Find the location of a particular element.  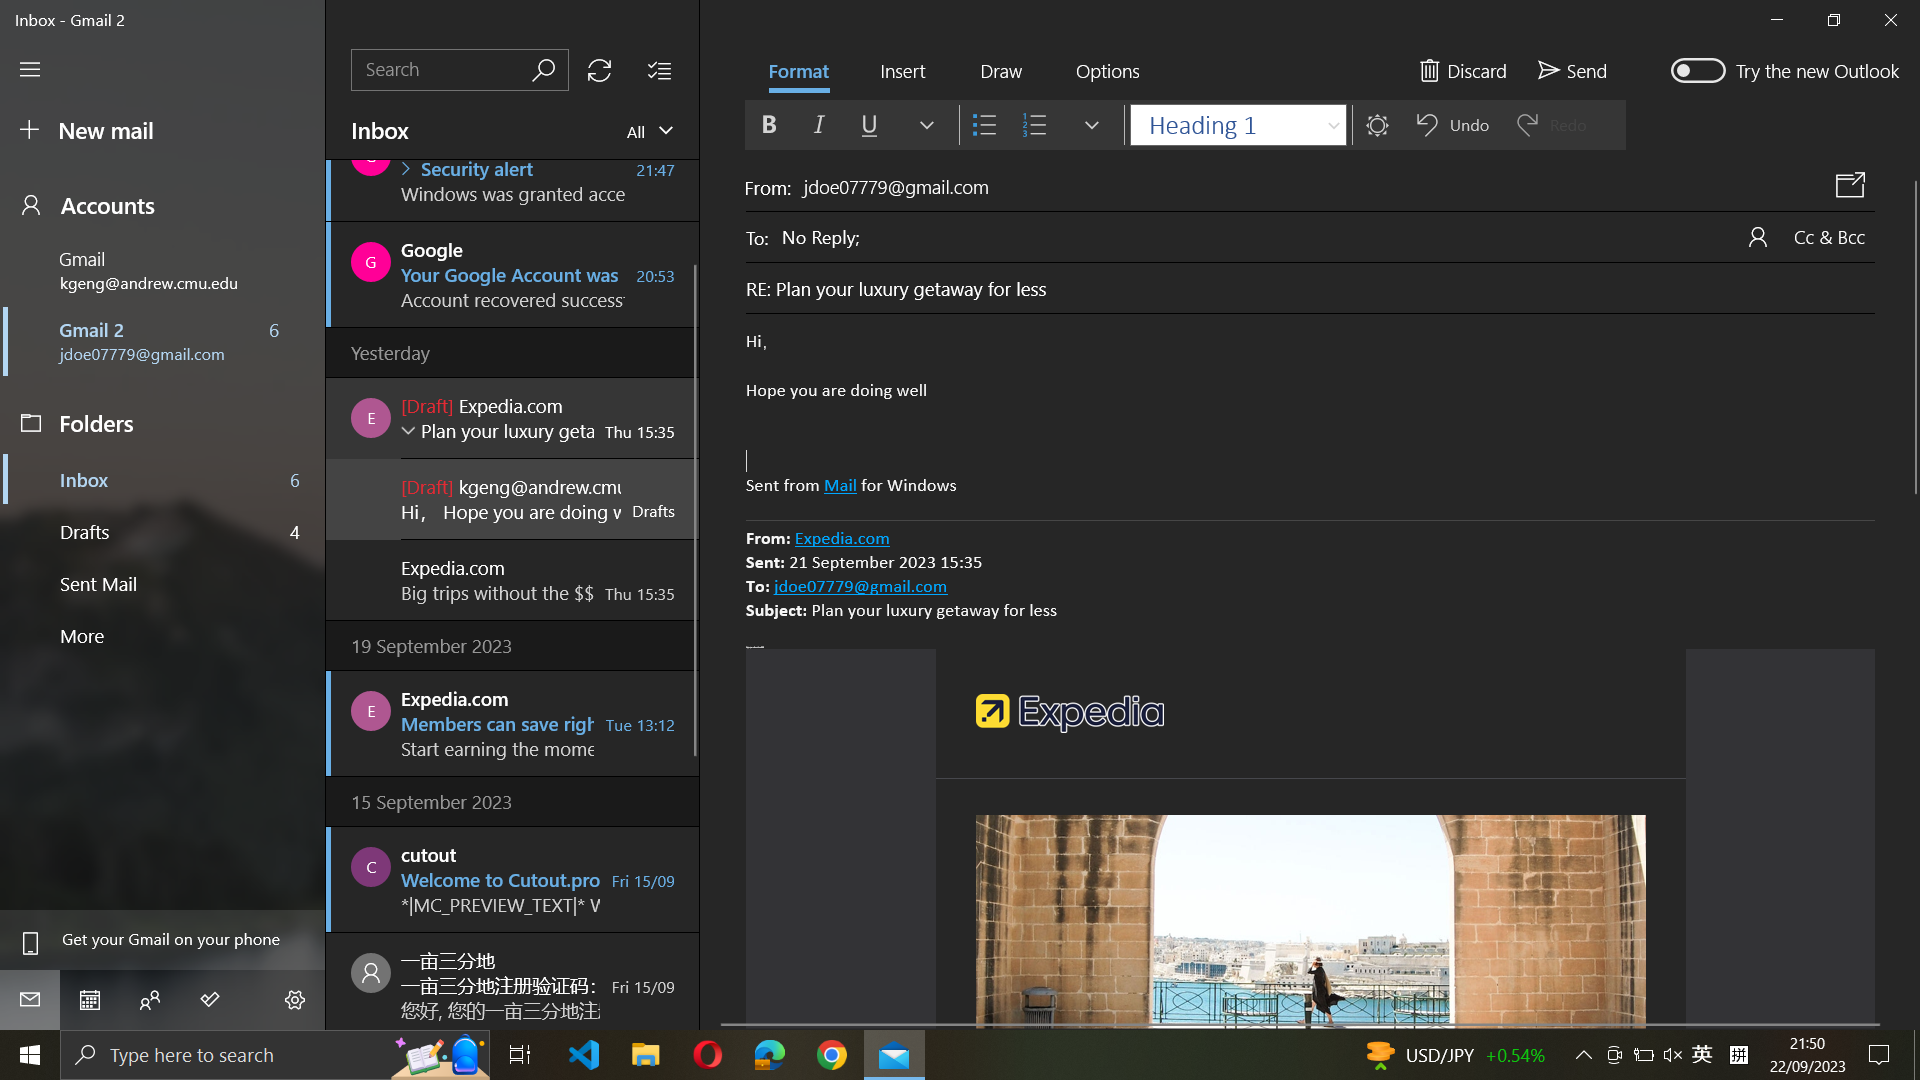

Update the email inbox is located at coordinates (598, 69).